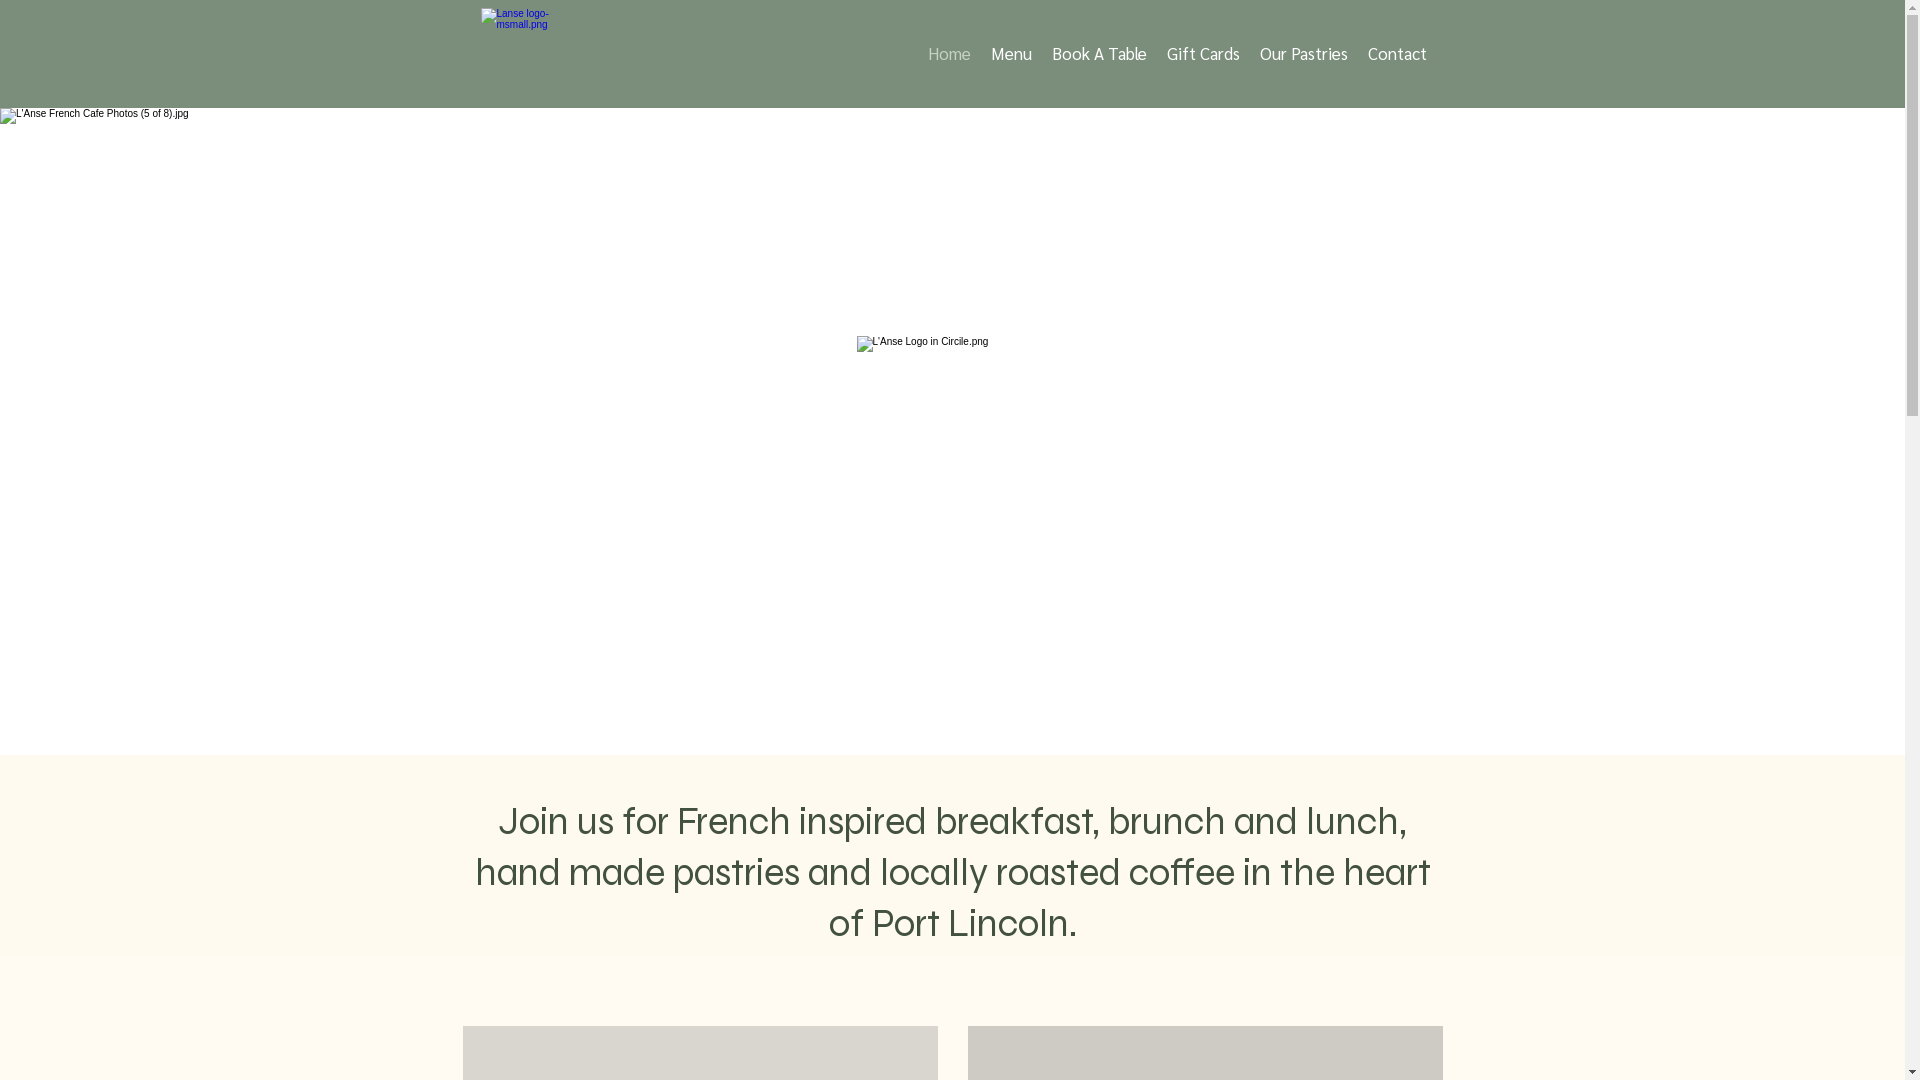 The height and width of the screenshot is (1080, 1920). What do you see at coordinates (1396, 52) in the screenshot?
I see `'Contact'` at bounding box center [1396, 52].